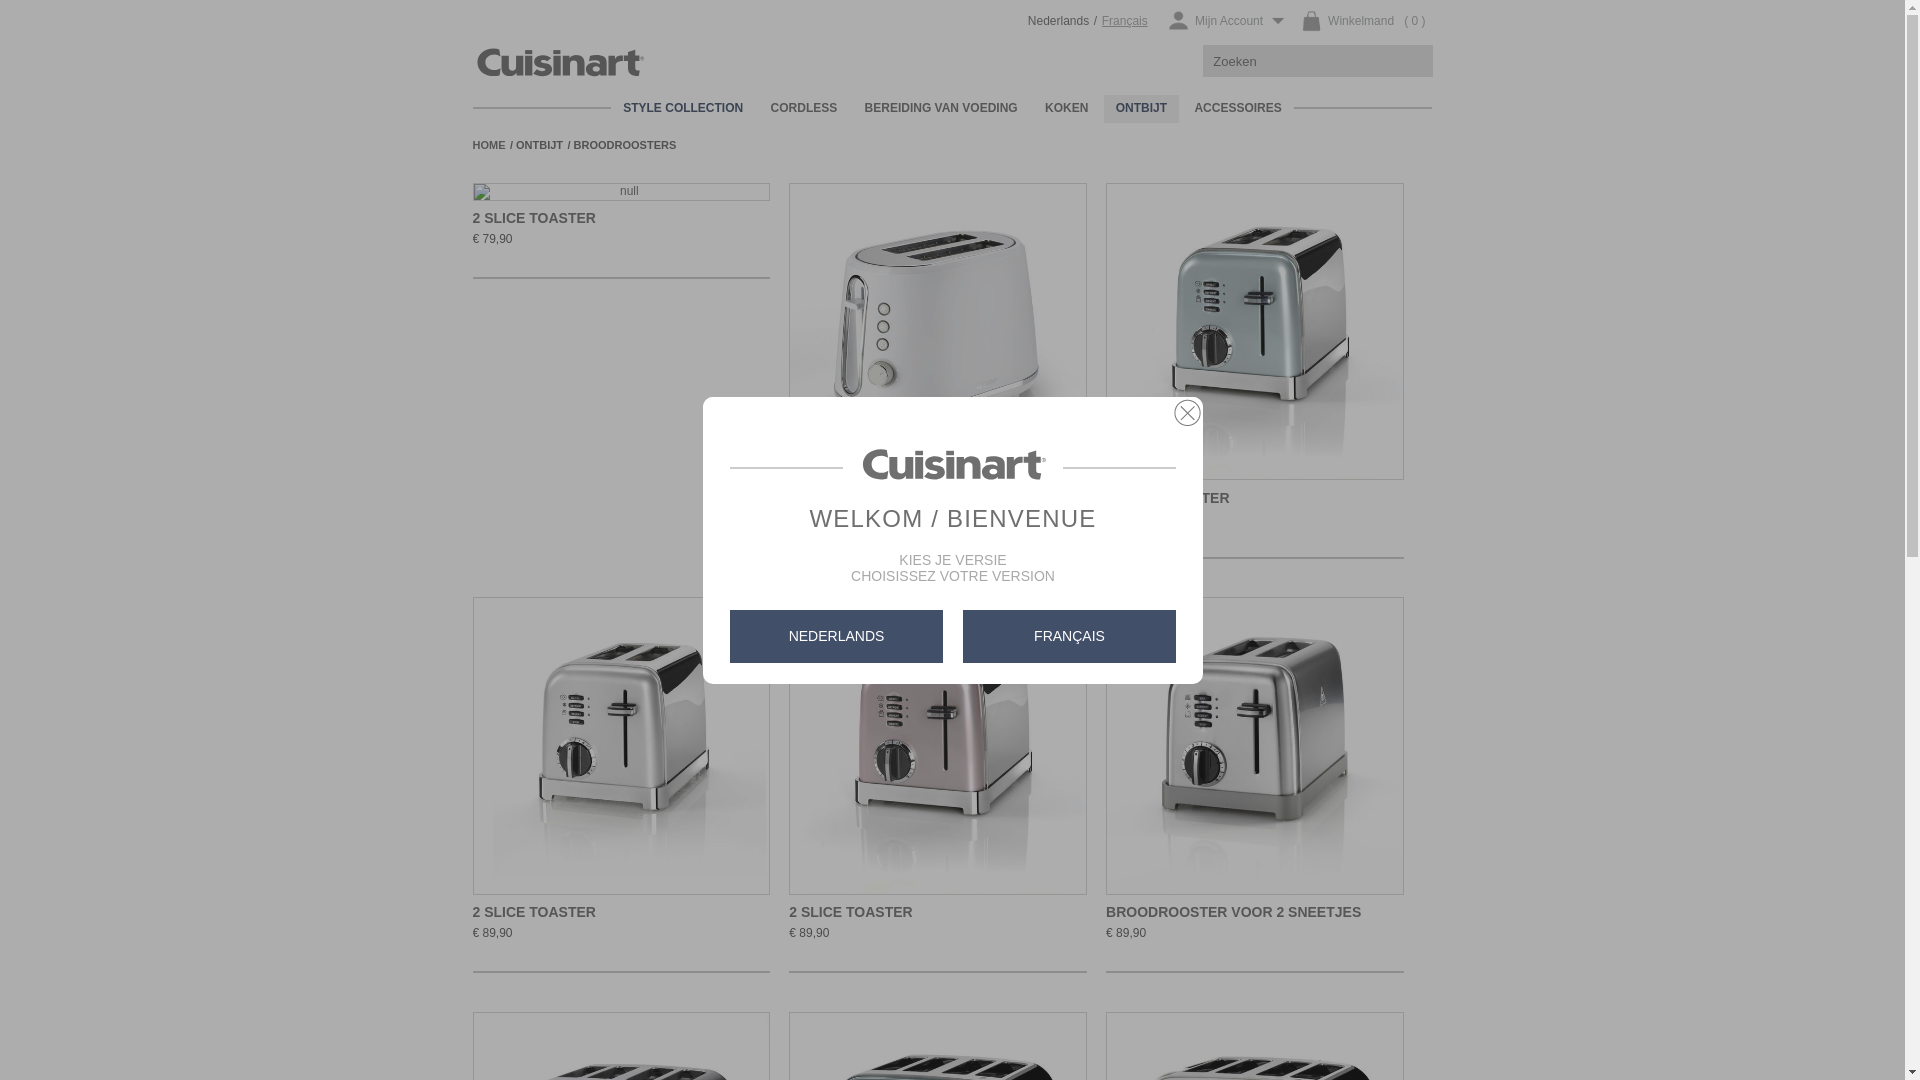 This screenshot has height=1080, width=1920. What do you see at coordinates (836, 636) in the screenshot?
I see `'NEDERLANDS'` at bounding box center [836, 636].